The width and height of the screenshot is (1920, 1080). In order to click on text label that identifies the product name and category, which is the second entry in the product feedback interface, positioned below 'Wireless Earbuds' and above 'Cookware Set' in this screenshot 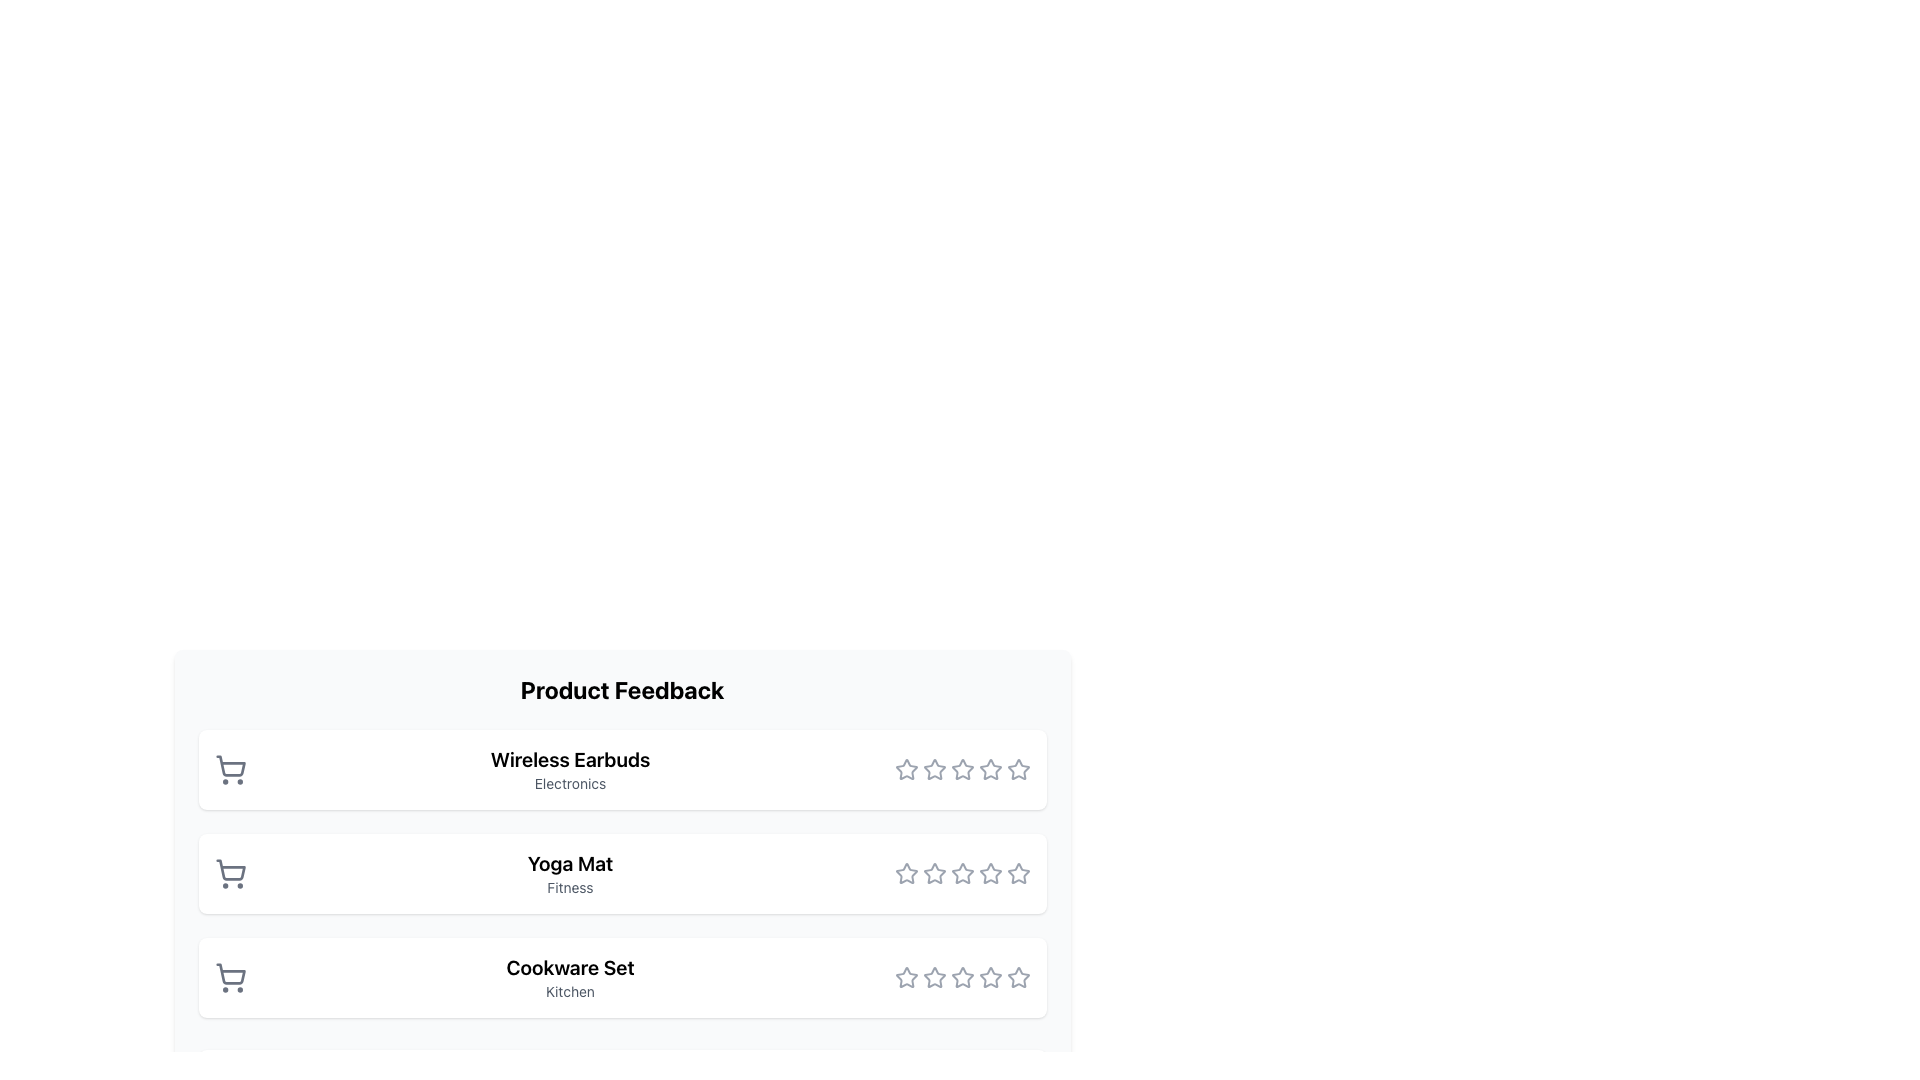, I will do `click(569, 873)`.